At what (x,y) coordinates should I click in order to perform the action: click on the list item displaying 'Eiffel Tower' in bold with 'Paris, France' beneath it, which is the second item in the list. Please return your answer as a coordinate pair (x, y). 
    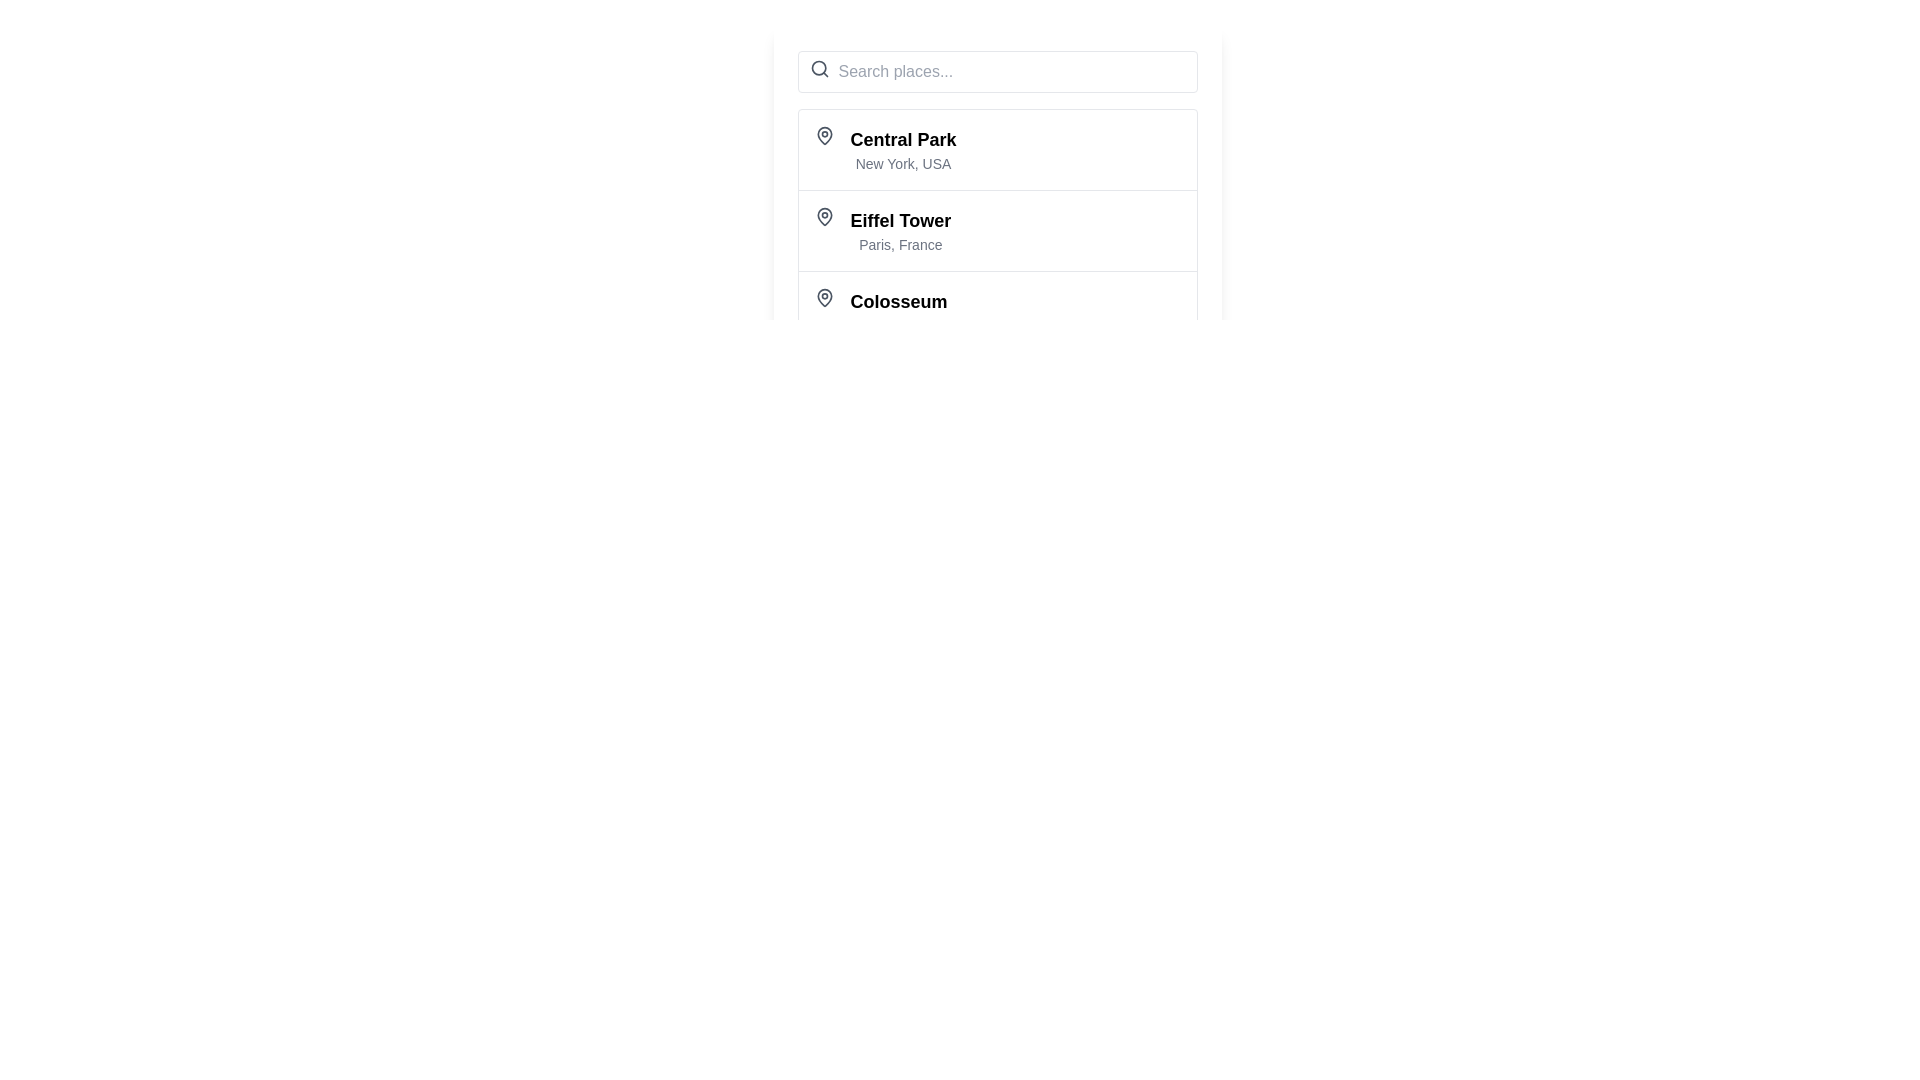
    Looking at the image, I should click on (997, 200).